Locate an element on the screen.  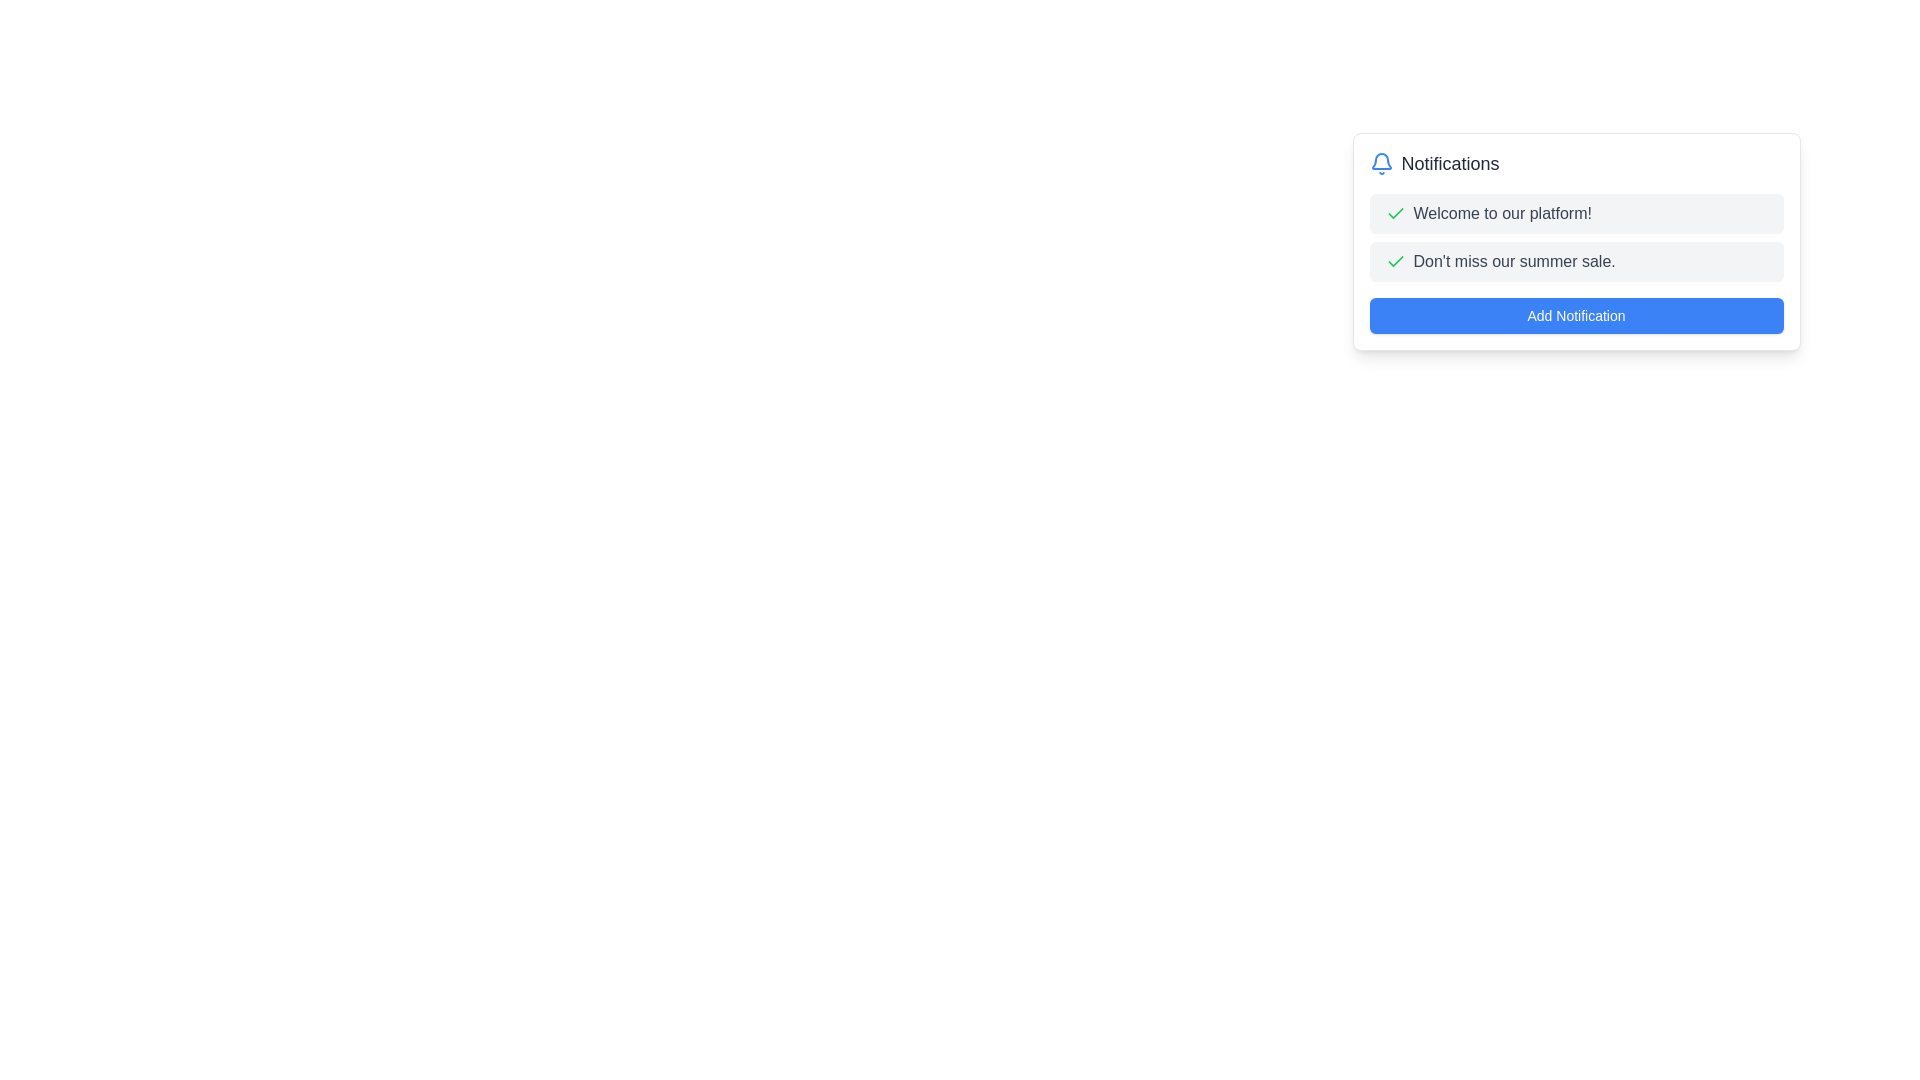
the text label that says "Don't miss our summer sale." which is part of the second notification item in the notification panel is located at coordinates (1514, 261).